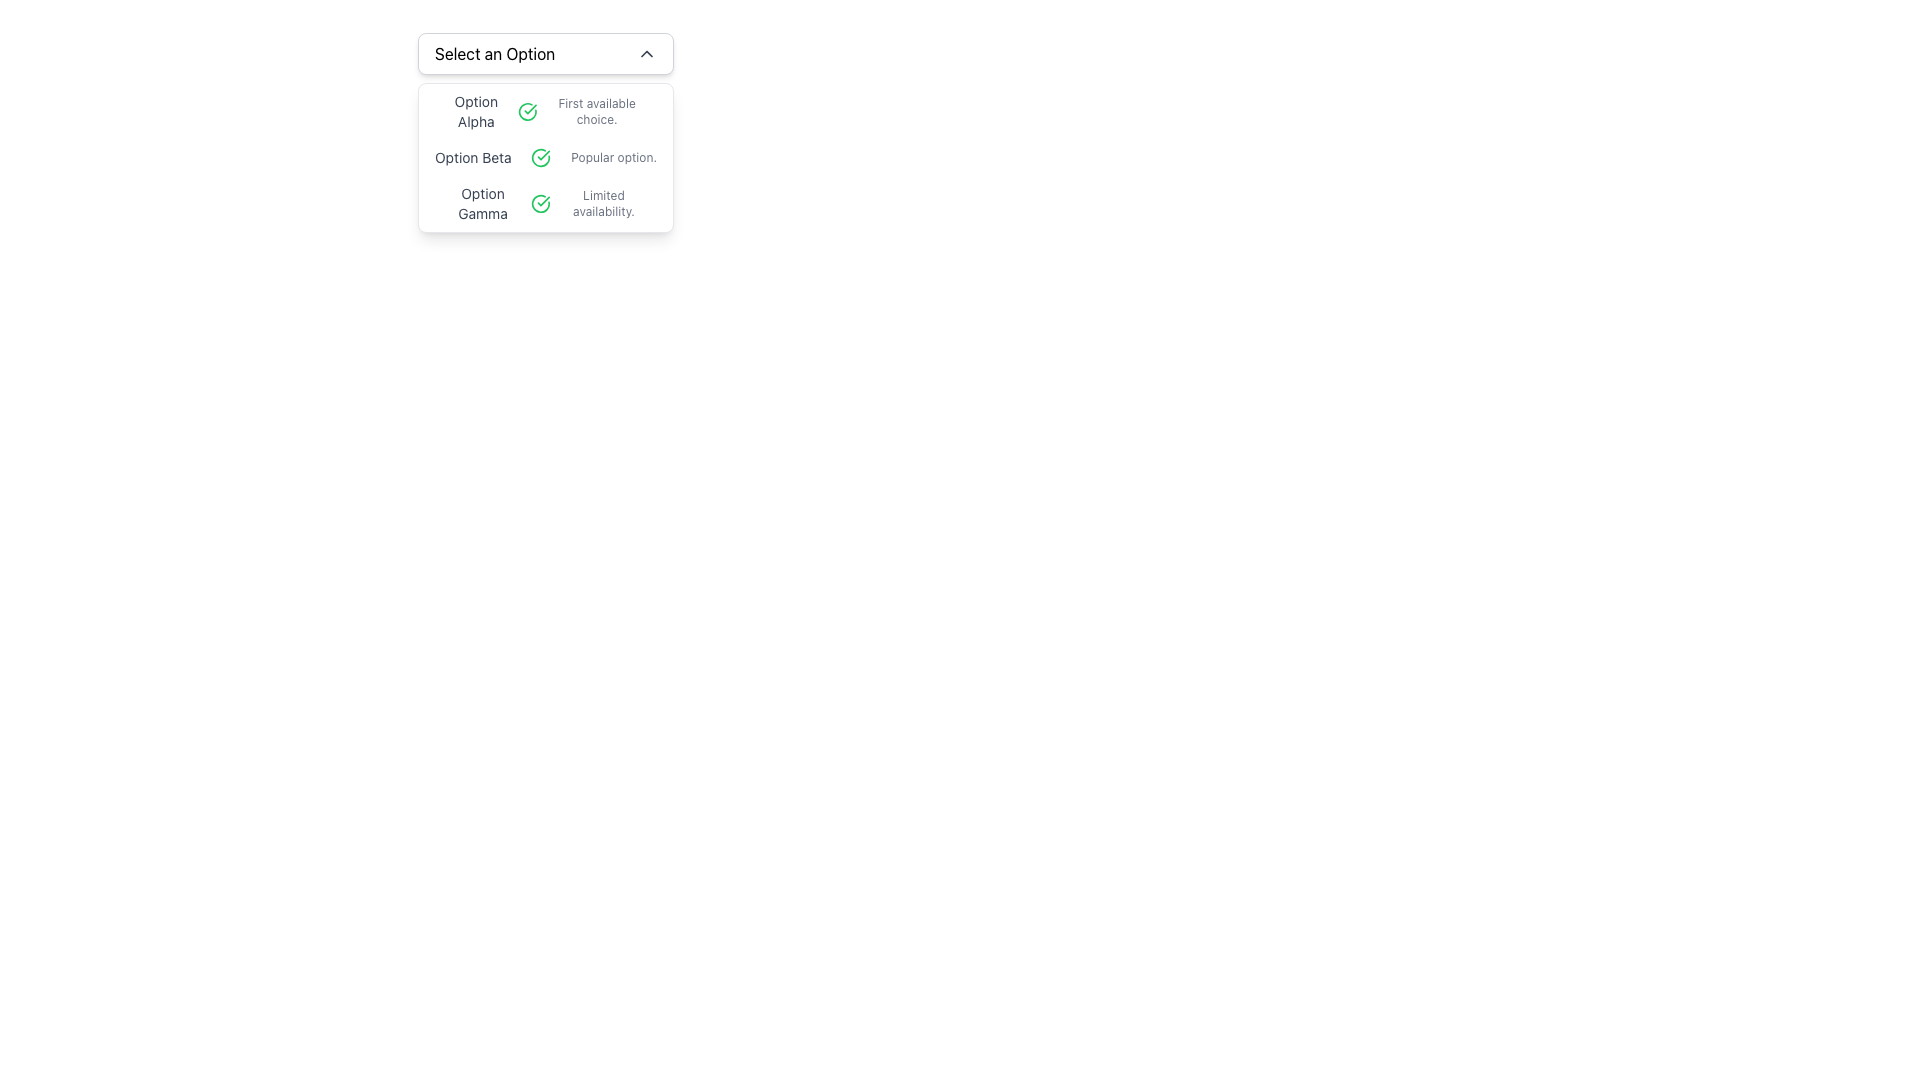 Image resolution: width=1920 pixels, height=1080 pixels. Describe the element at coordinates (472, 157) in the screenshot. I see `the 'Option Beta' label` at that location.